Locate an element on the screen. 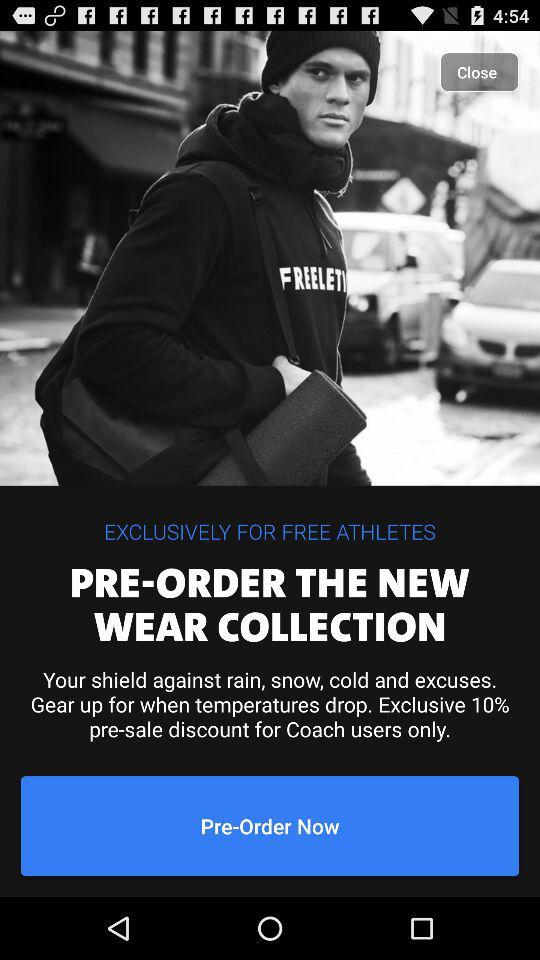 This screenshot has width=540, height=960. your shield against icon is located at coordinates (270, 704).